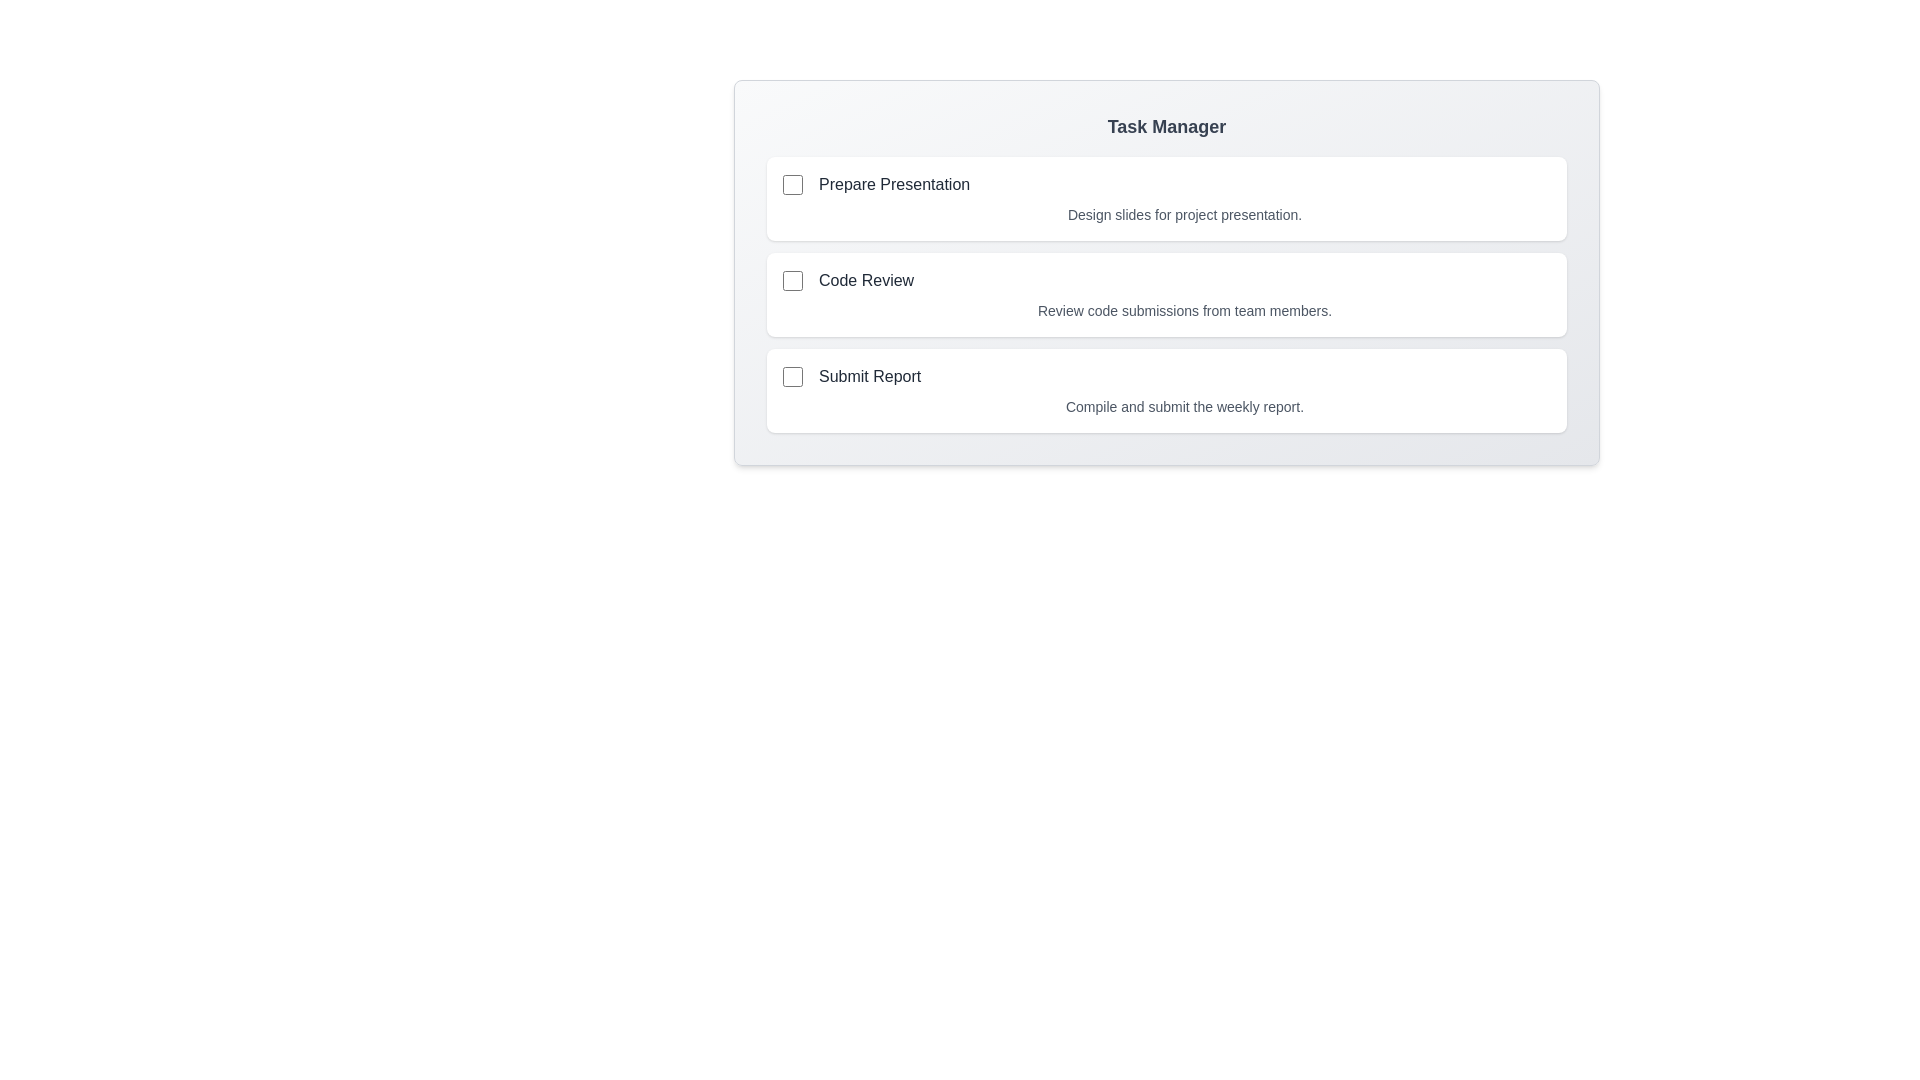  I want to click on the task title Prepare Presentation to select it, so click(893, 185).